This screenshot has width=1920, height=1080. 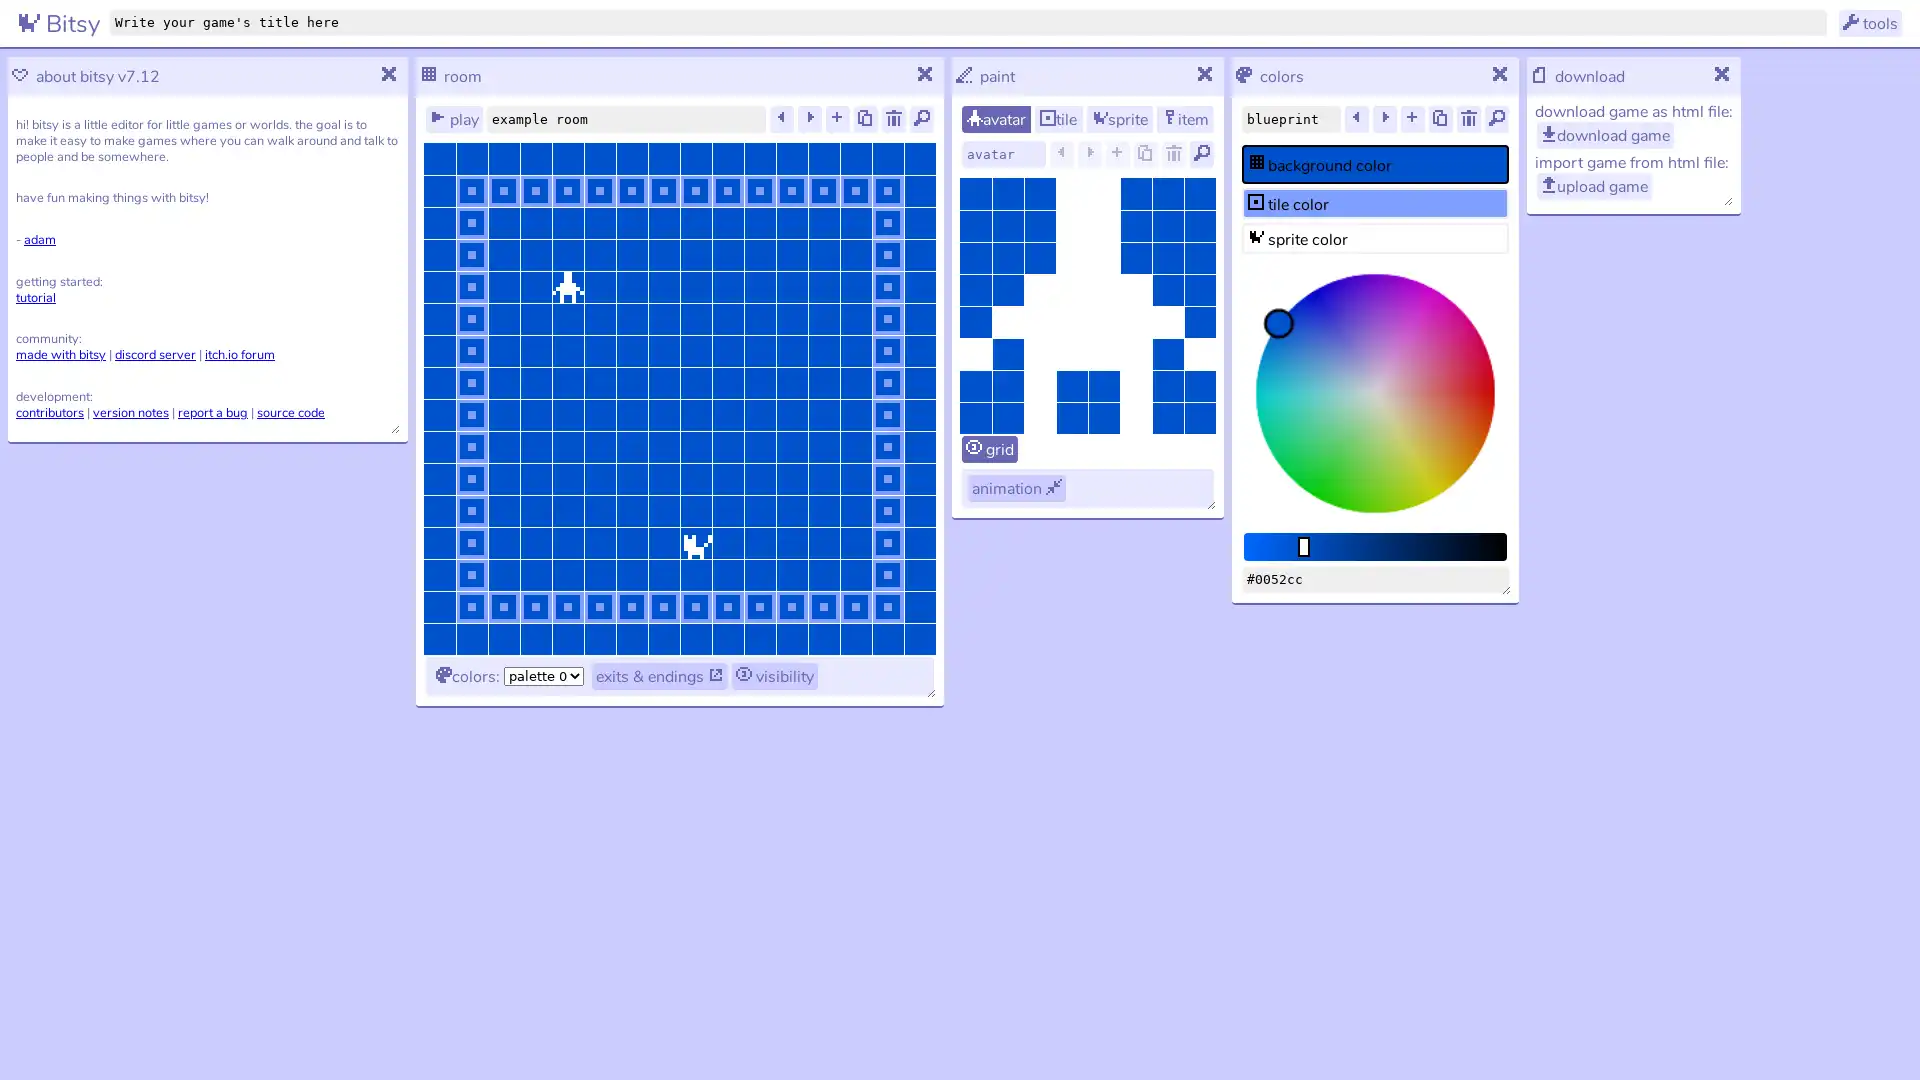 I want to click on next room, so click(x=810, y=119).